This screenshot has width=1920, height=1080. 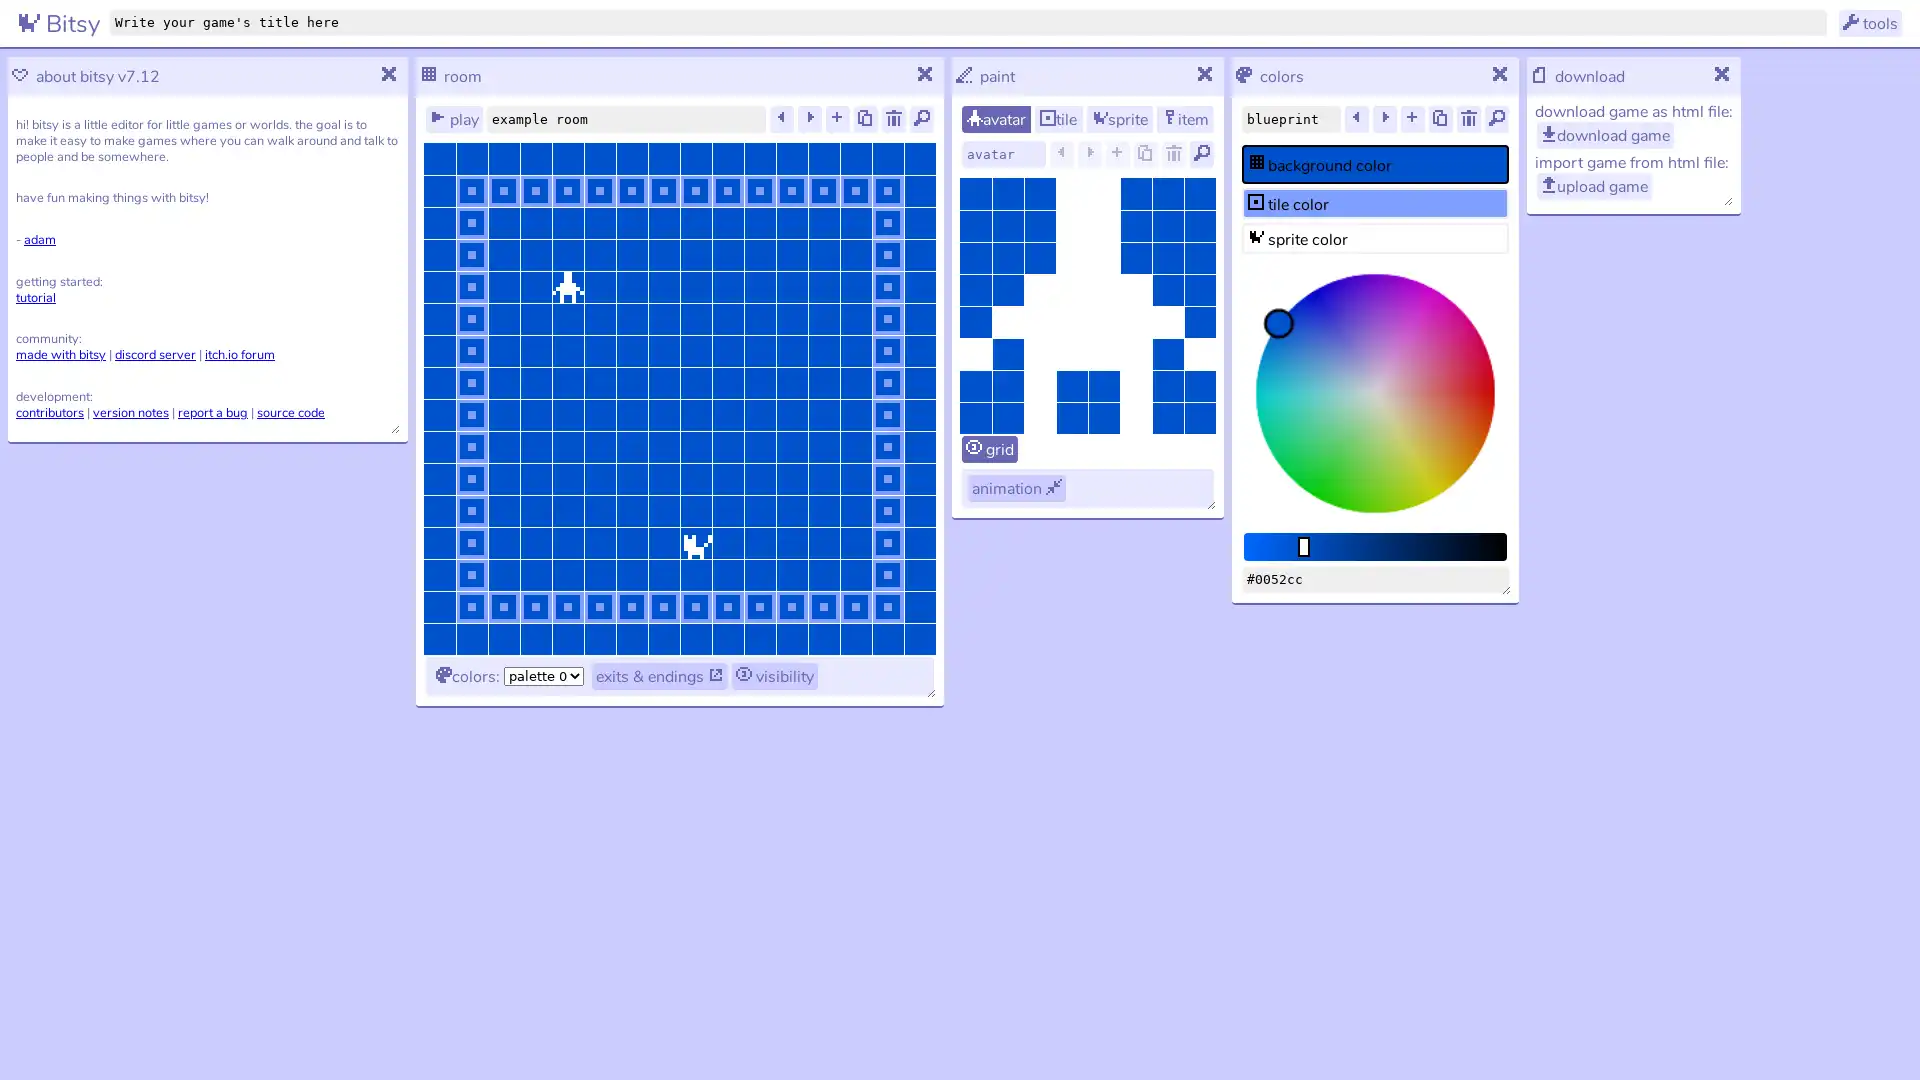 I want to click on next room, so click(x=810, y=119).